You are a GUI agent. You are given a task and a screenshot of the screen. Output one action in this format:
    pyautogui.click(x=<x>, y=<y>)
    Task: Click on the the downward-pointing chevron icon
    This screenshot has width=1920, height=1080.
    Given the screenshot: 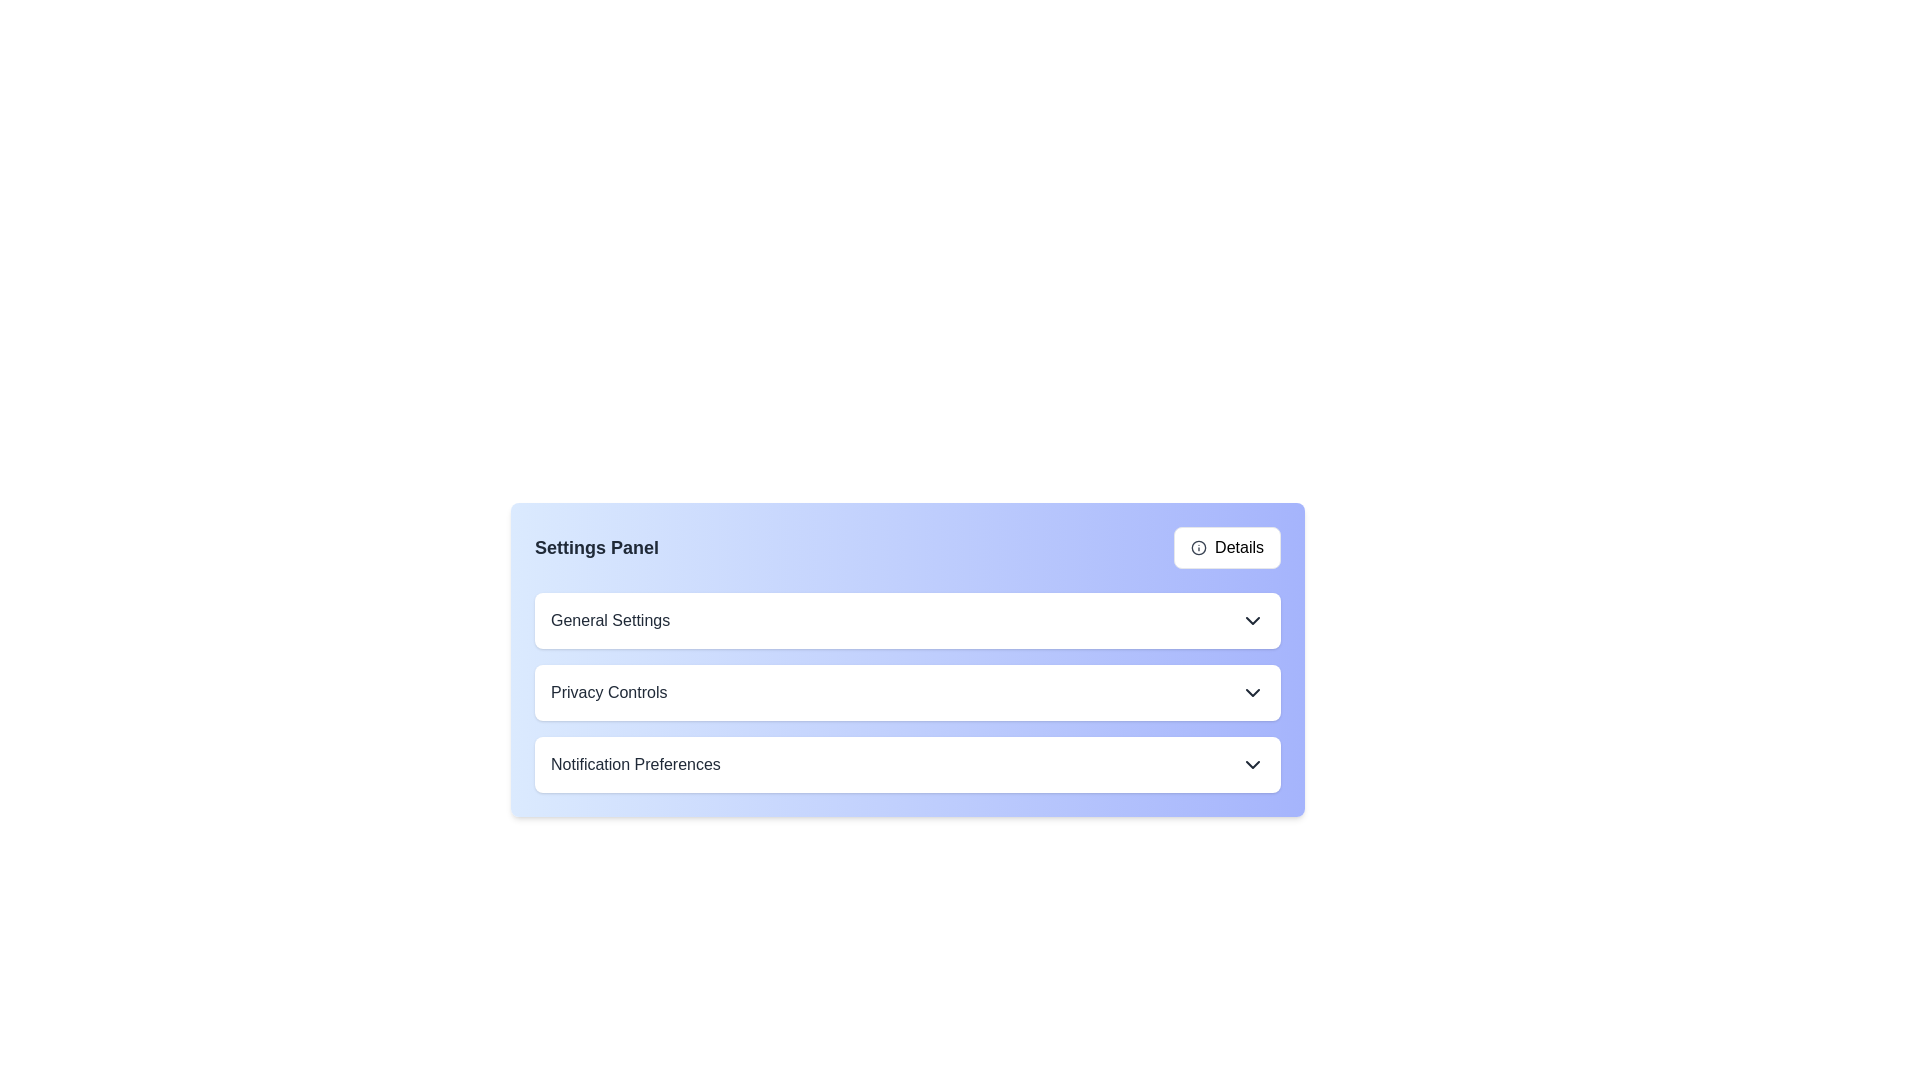 What is the action you would take?
    pyautogui.click(x=1251, y=620)
    